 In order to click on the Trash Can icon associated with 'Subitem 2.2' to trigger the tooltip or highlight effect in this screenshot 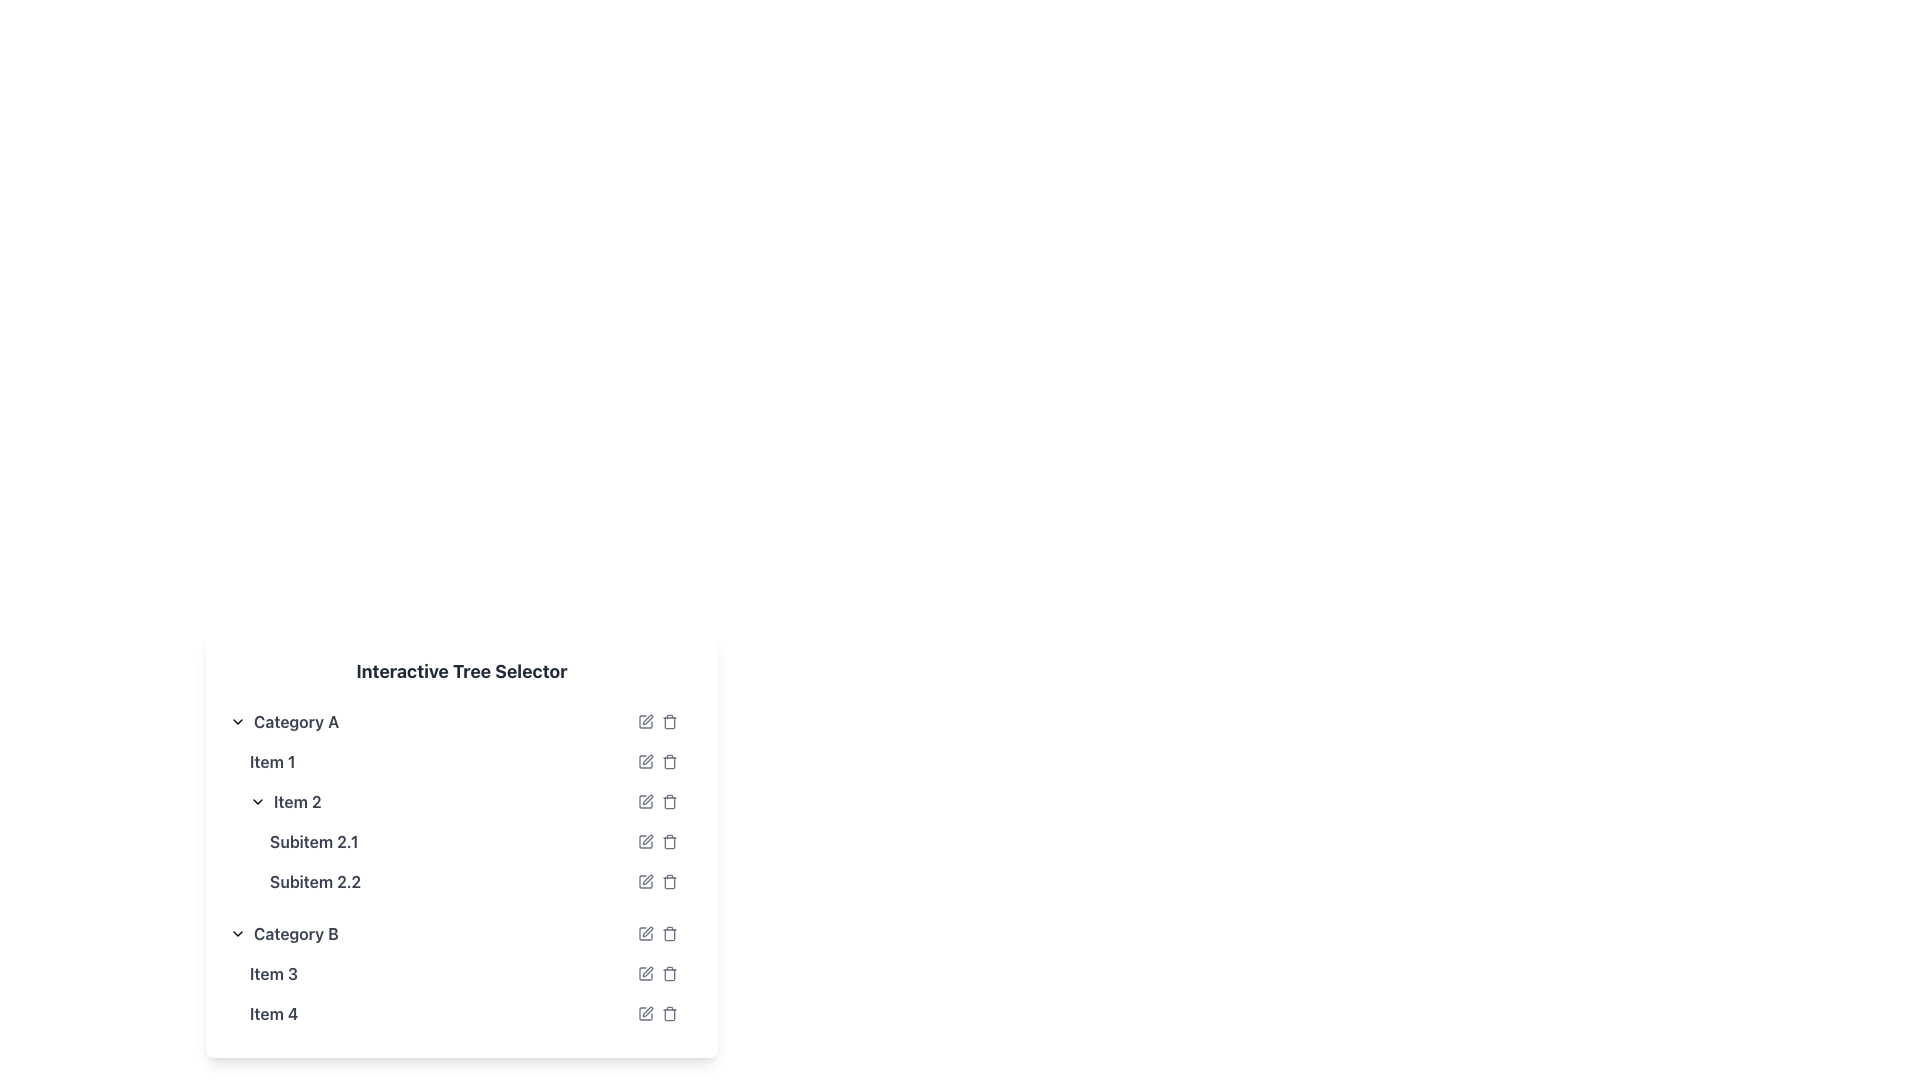, I will do `click(670, 882)`.